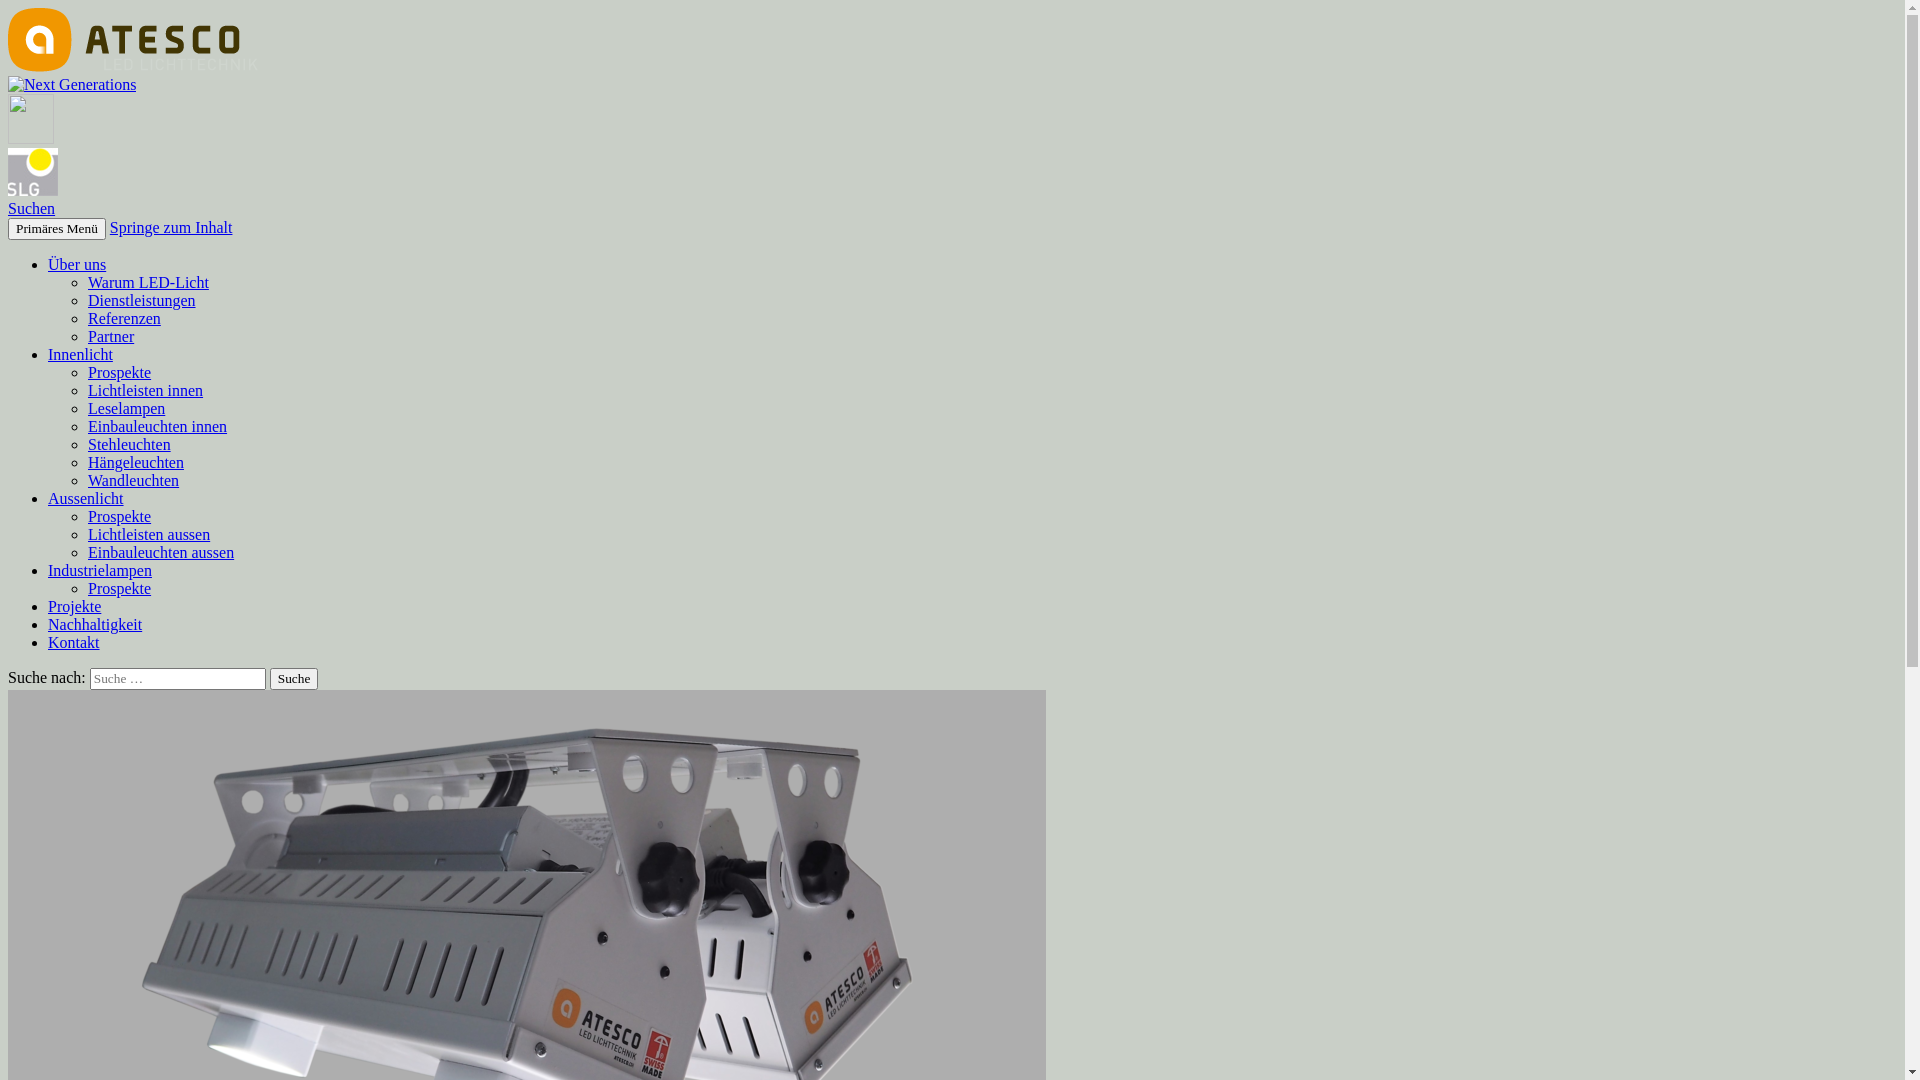  What do you see at coordinates (86, 317) in the screenshot?
I see `'Referenzen'` at bounding box center [86, 317].